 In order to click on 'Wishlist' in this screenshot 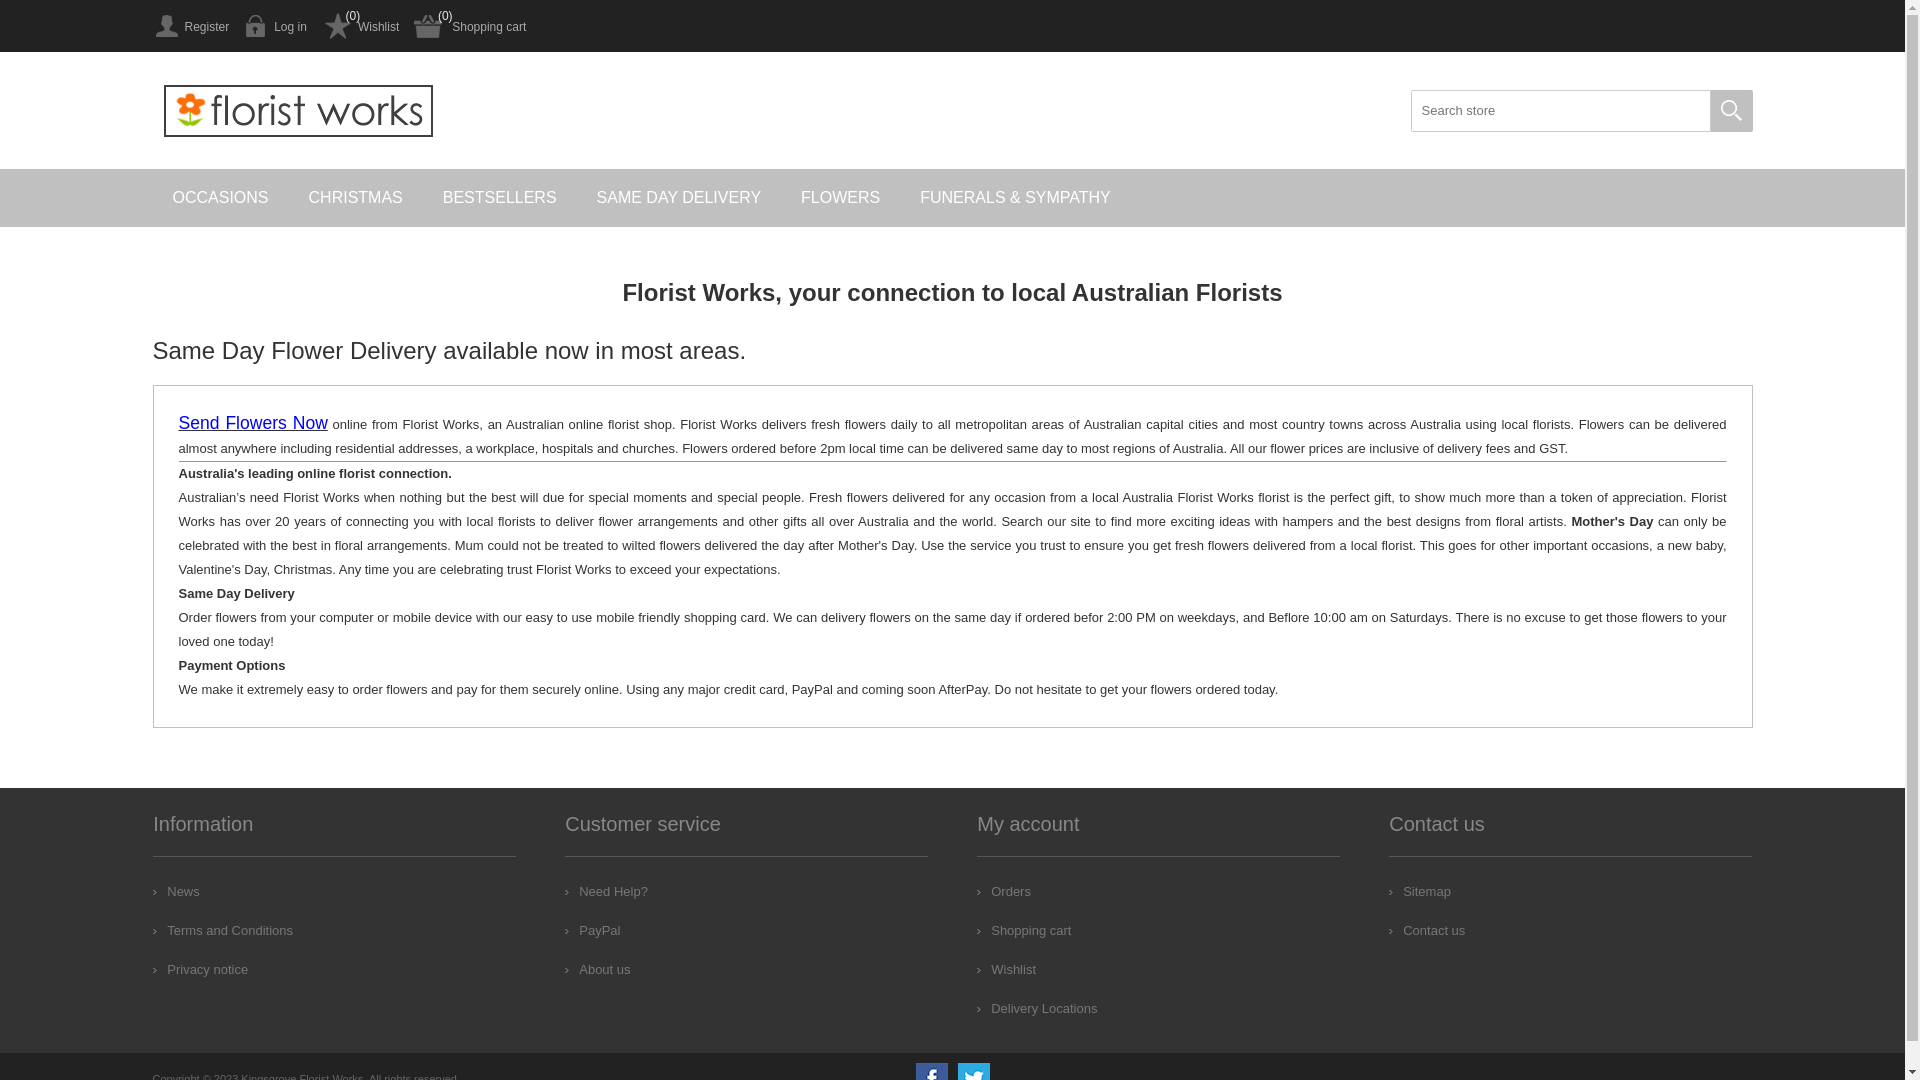, I will do `click(1006, 968)`.